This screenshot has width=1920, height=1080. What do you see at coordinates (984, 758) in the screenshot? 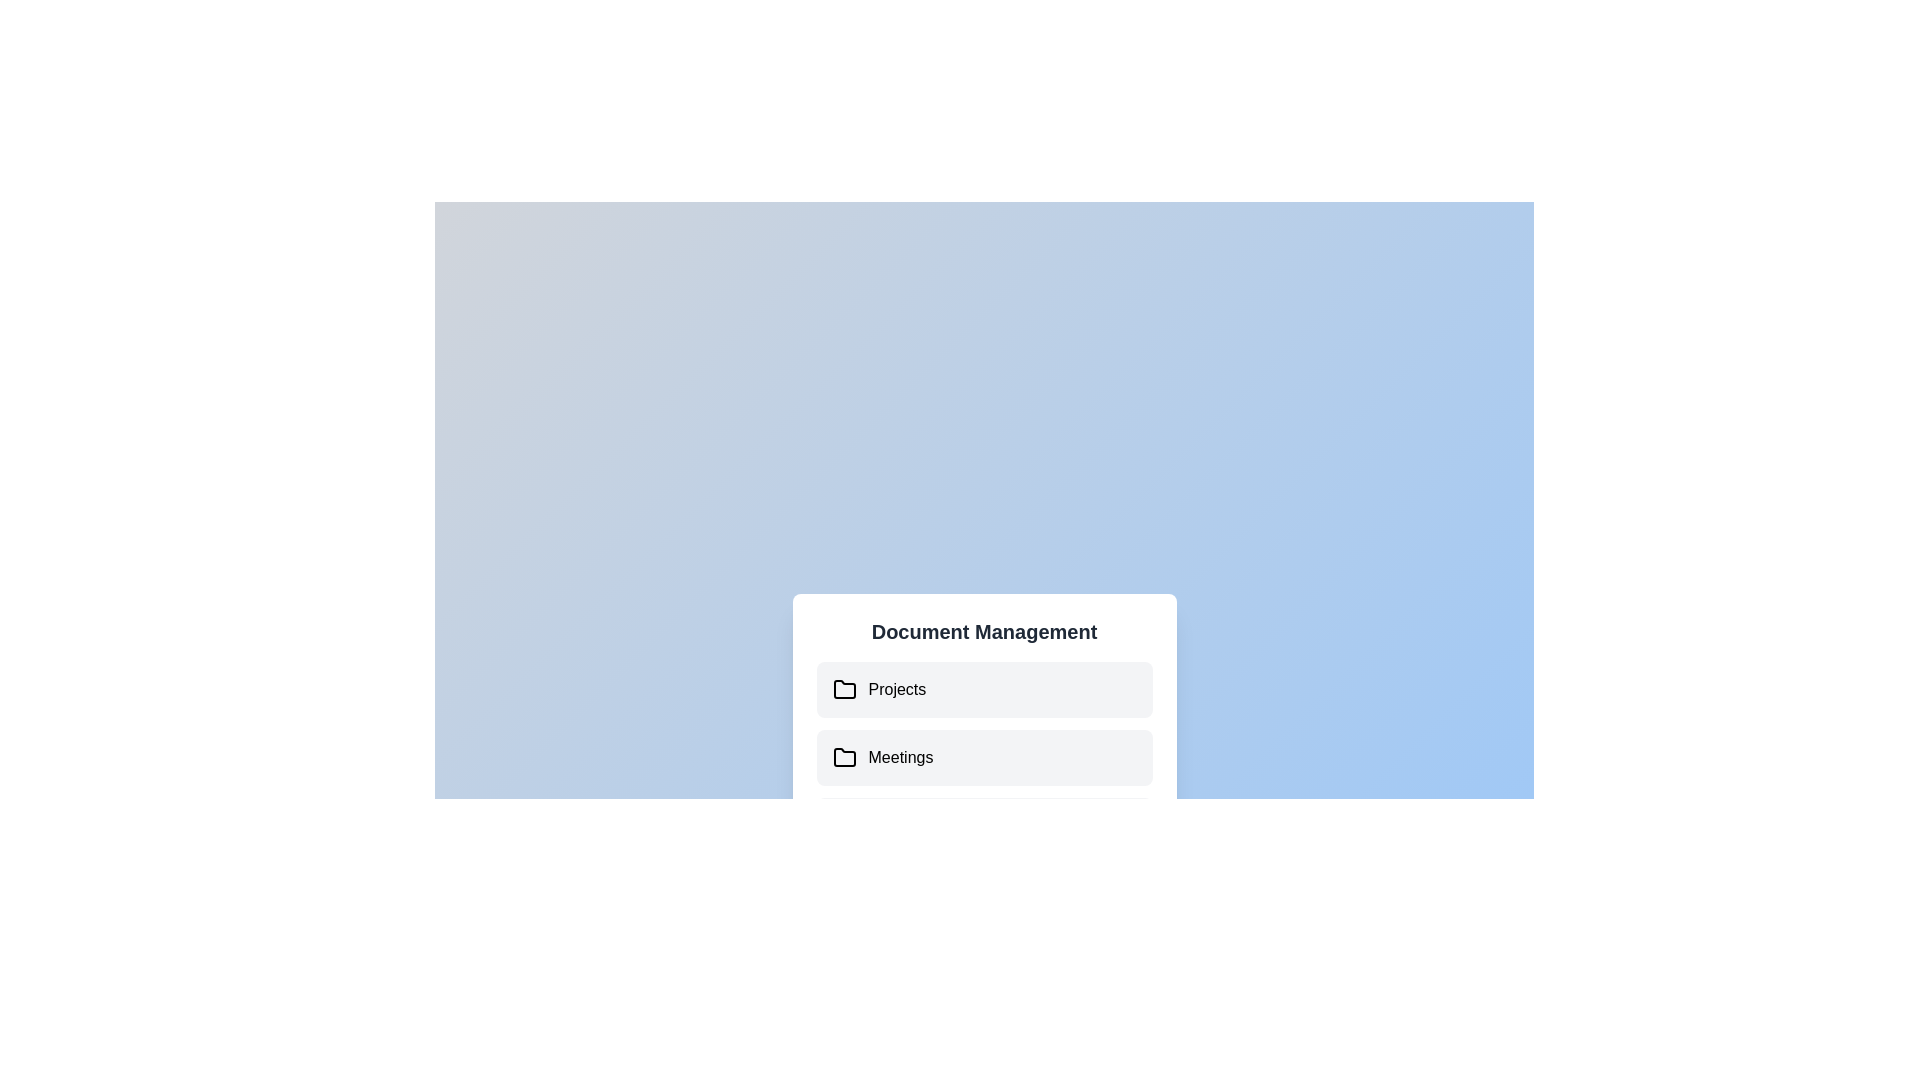
I see `the document 'Project Report.pdf' under the folder 'Meetings'` at bounding box center [984, 758].